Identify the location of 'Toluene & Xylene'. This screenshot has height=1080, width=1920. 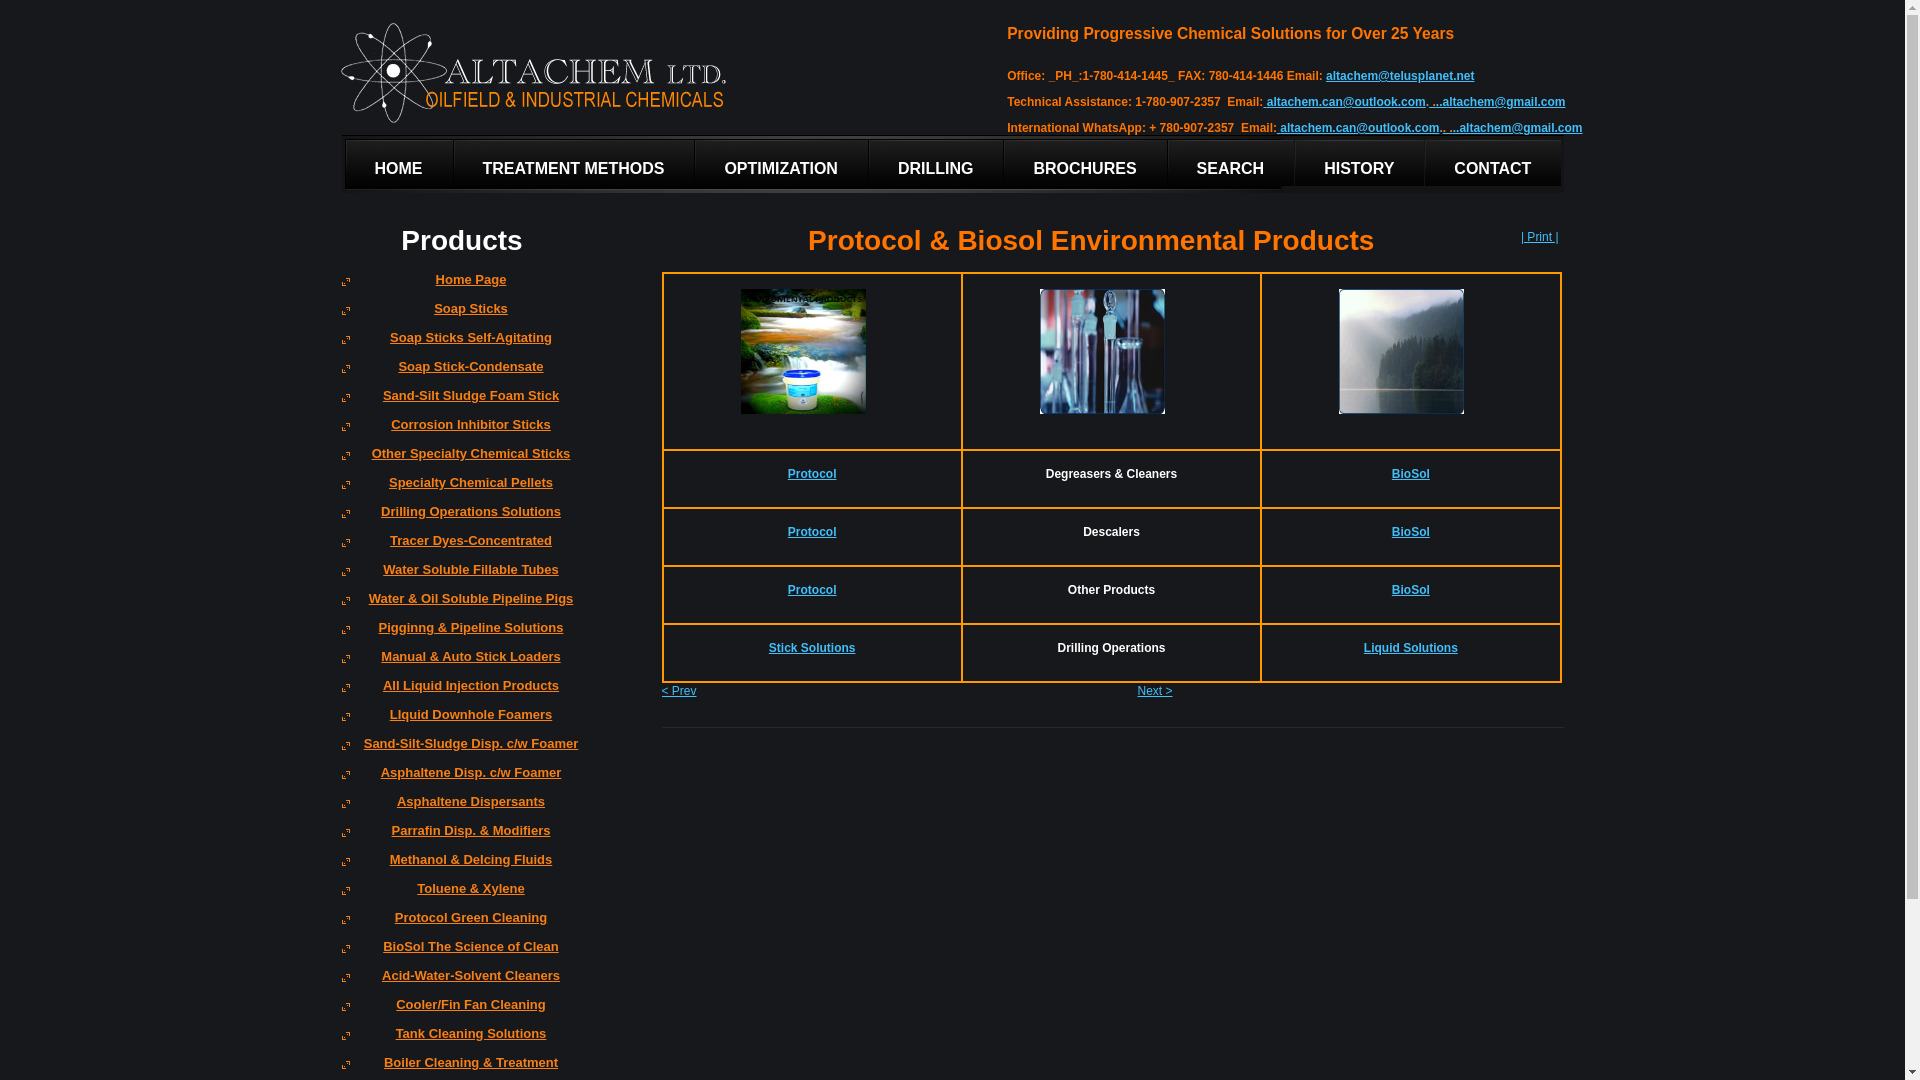
(461, 894).